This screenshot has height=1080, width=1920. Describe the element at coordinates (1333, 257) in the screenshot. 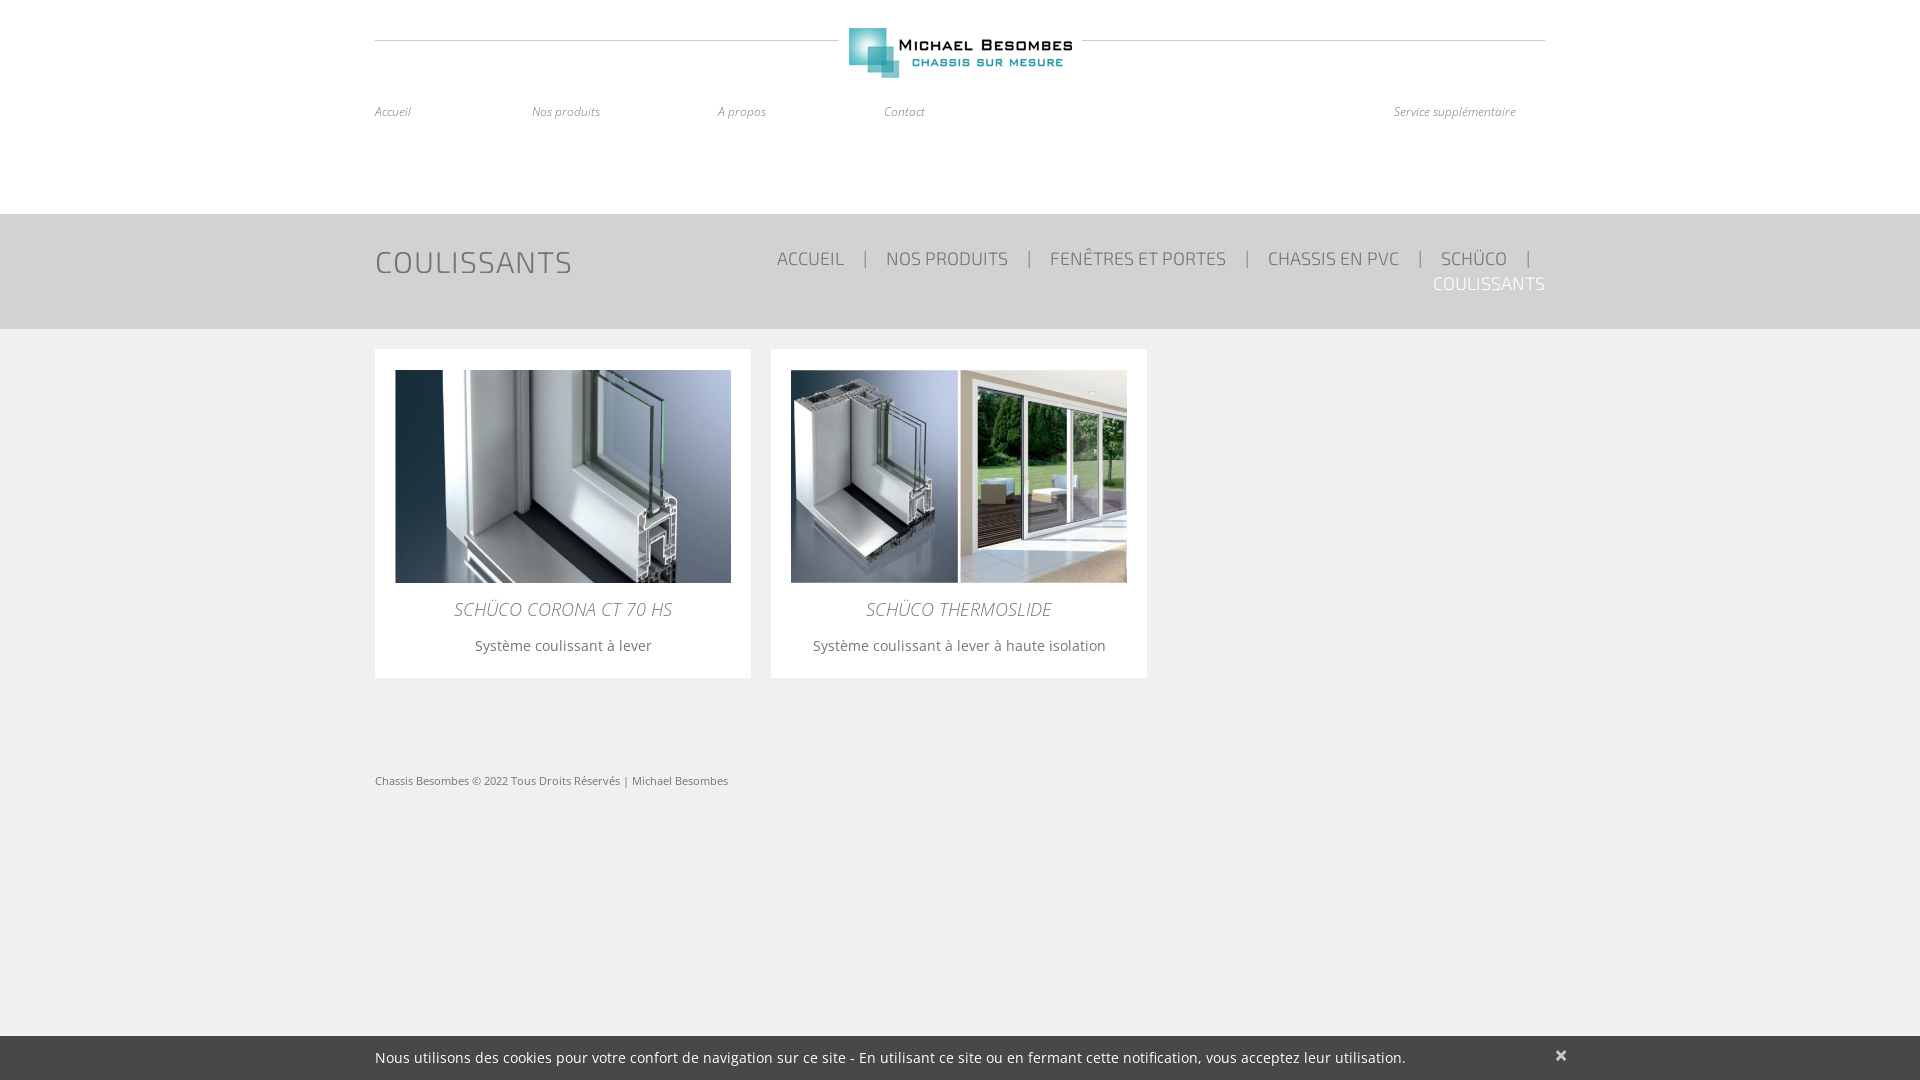

I see `'CHASSIS EN PVC'` at that location.